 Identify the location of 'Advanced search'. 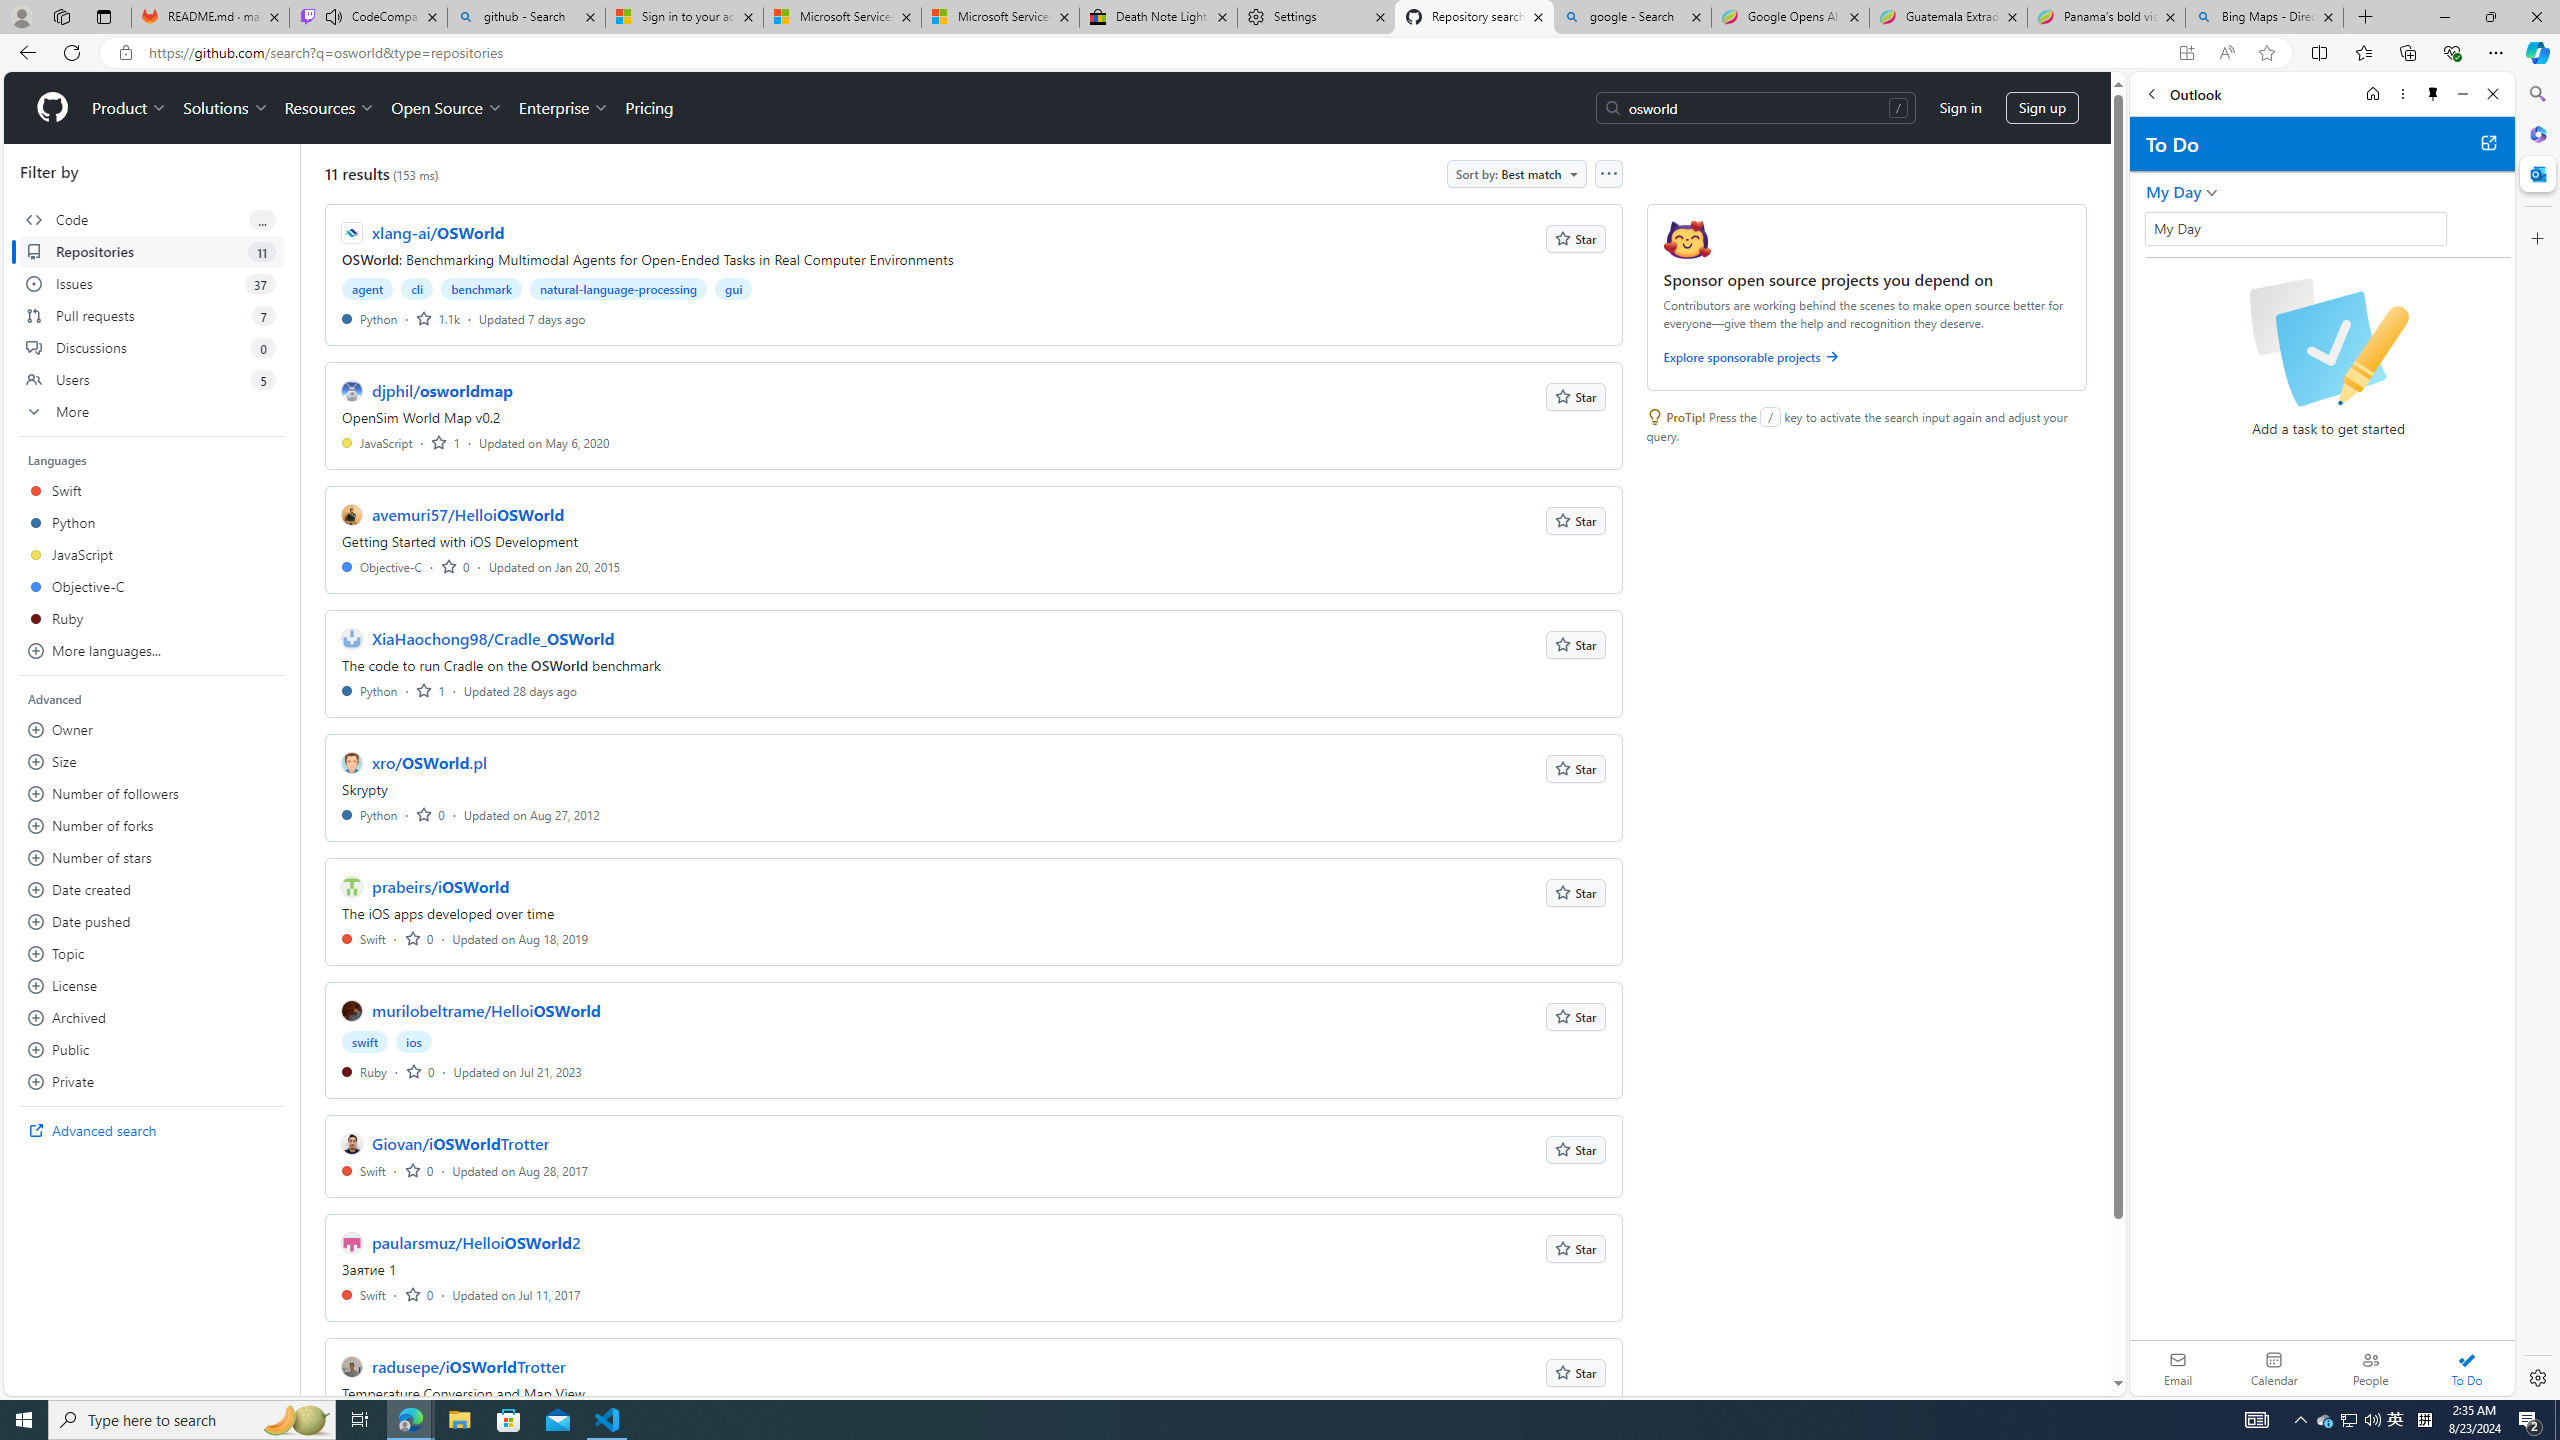
(151, 1130).